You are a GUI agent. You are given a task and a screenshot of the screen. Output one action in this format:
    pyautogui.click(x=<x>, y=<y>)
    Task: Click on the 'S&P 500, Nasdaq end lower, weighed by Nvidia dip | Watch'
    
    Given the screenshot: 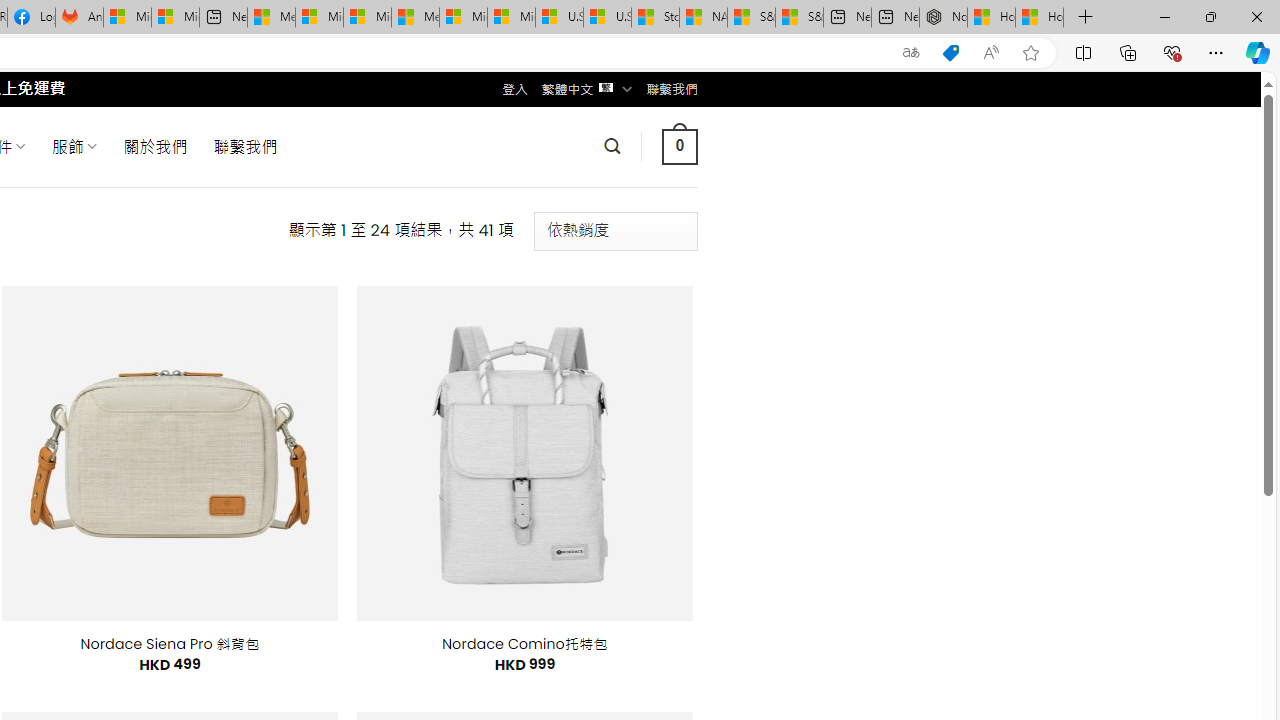 What is the action you would take?
    pyautogui.click(x=798, y=17)
    